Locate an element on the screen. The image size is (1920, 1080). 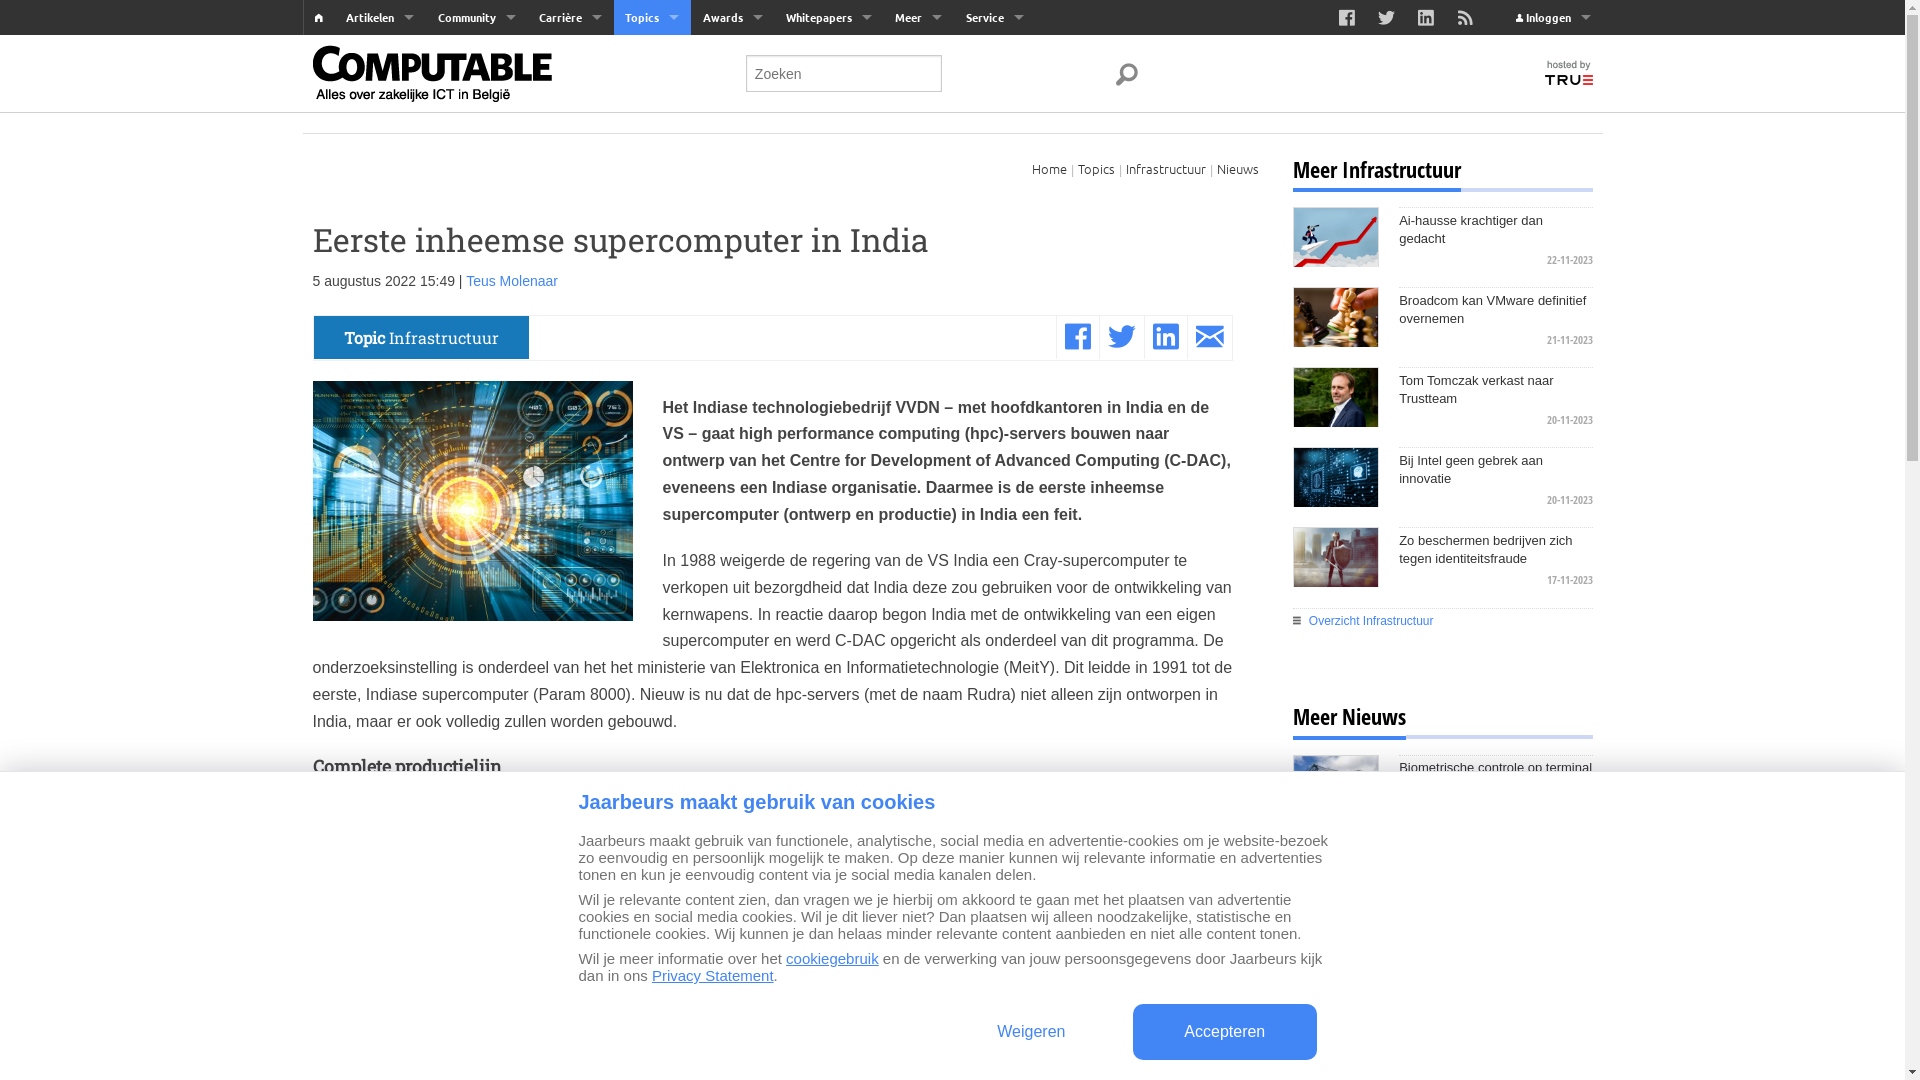
'Home' is located at coordinates (1048, 167).